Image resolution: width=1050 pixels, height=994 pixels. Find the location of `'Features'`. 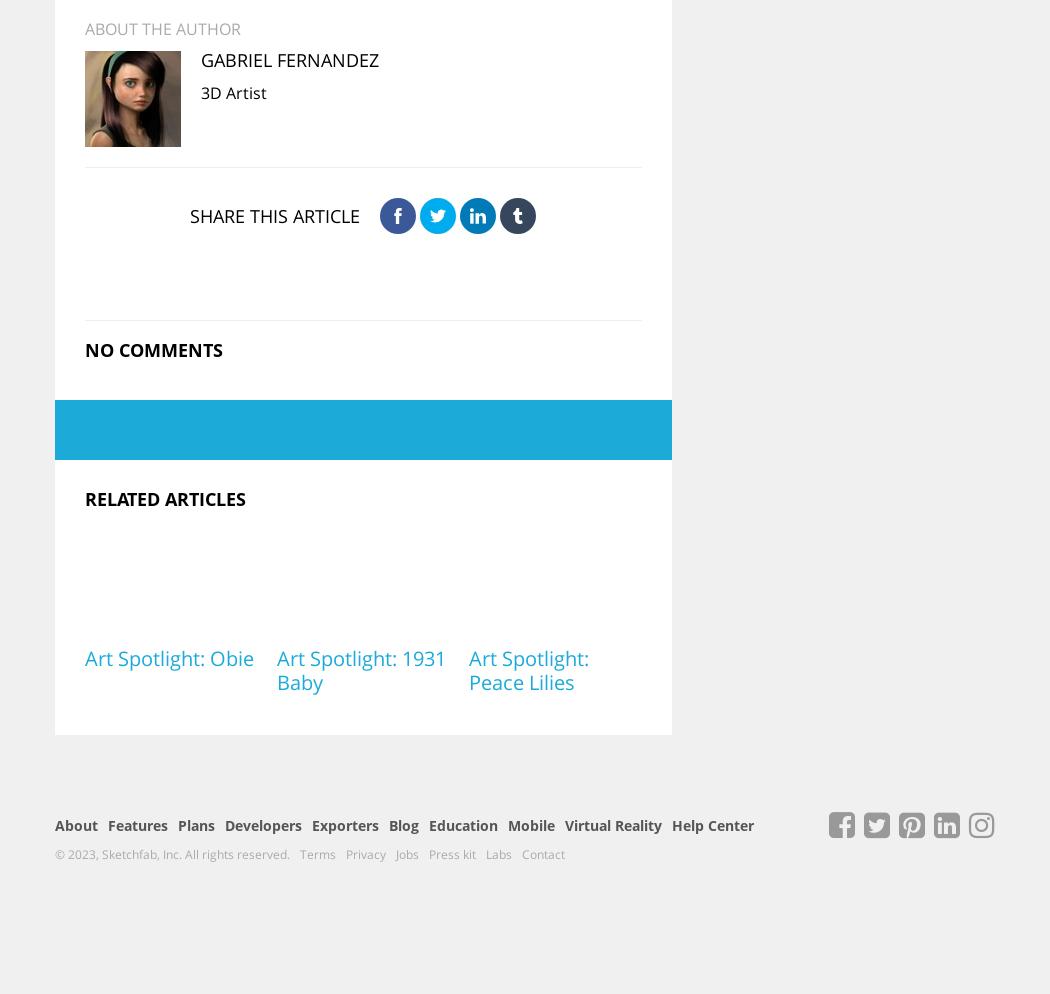

'Features' is located at coordinates (108, 824).